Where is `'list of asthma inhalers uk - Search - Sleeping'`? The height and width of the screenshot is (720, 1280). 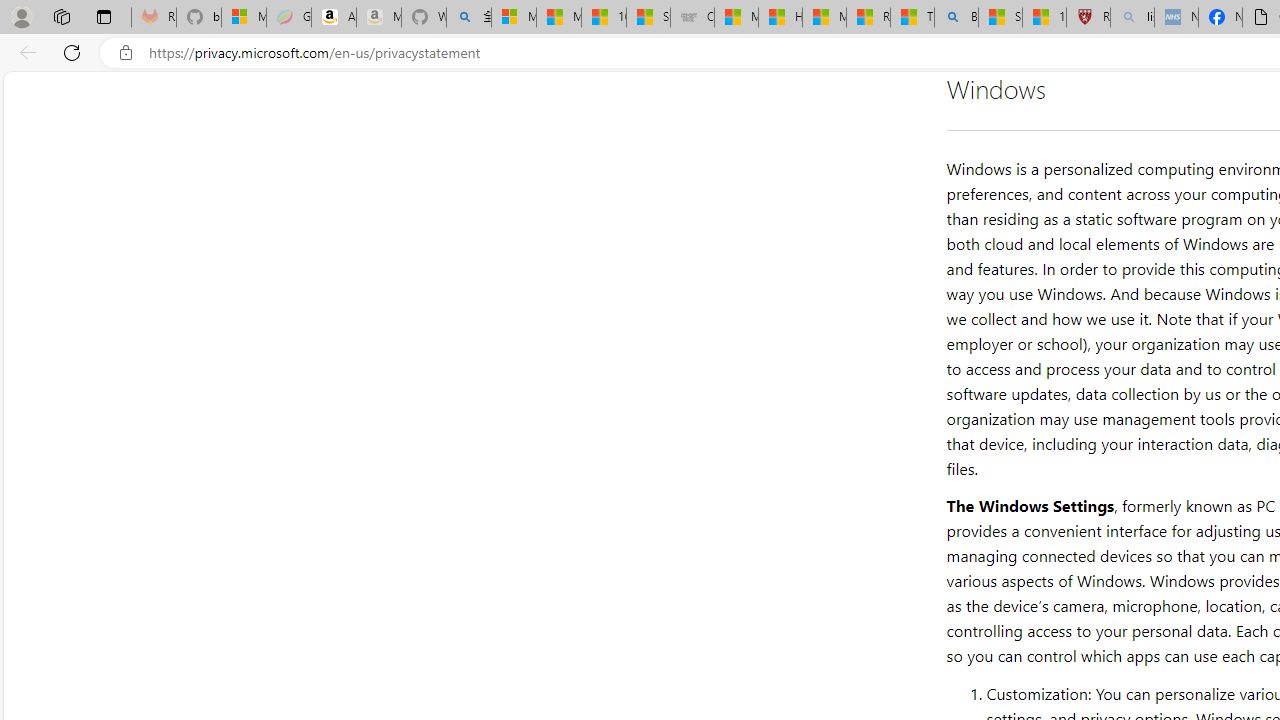 'list of asthma inhalers uk - Search - Sleeping' is located at coordinates (1132, 17).